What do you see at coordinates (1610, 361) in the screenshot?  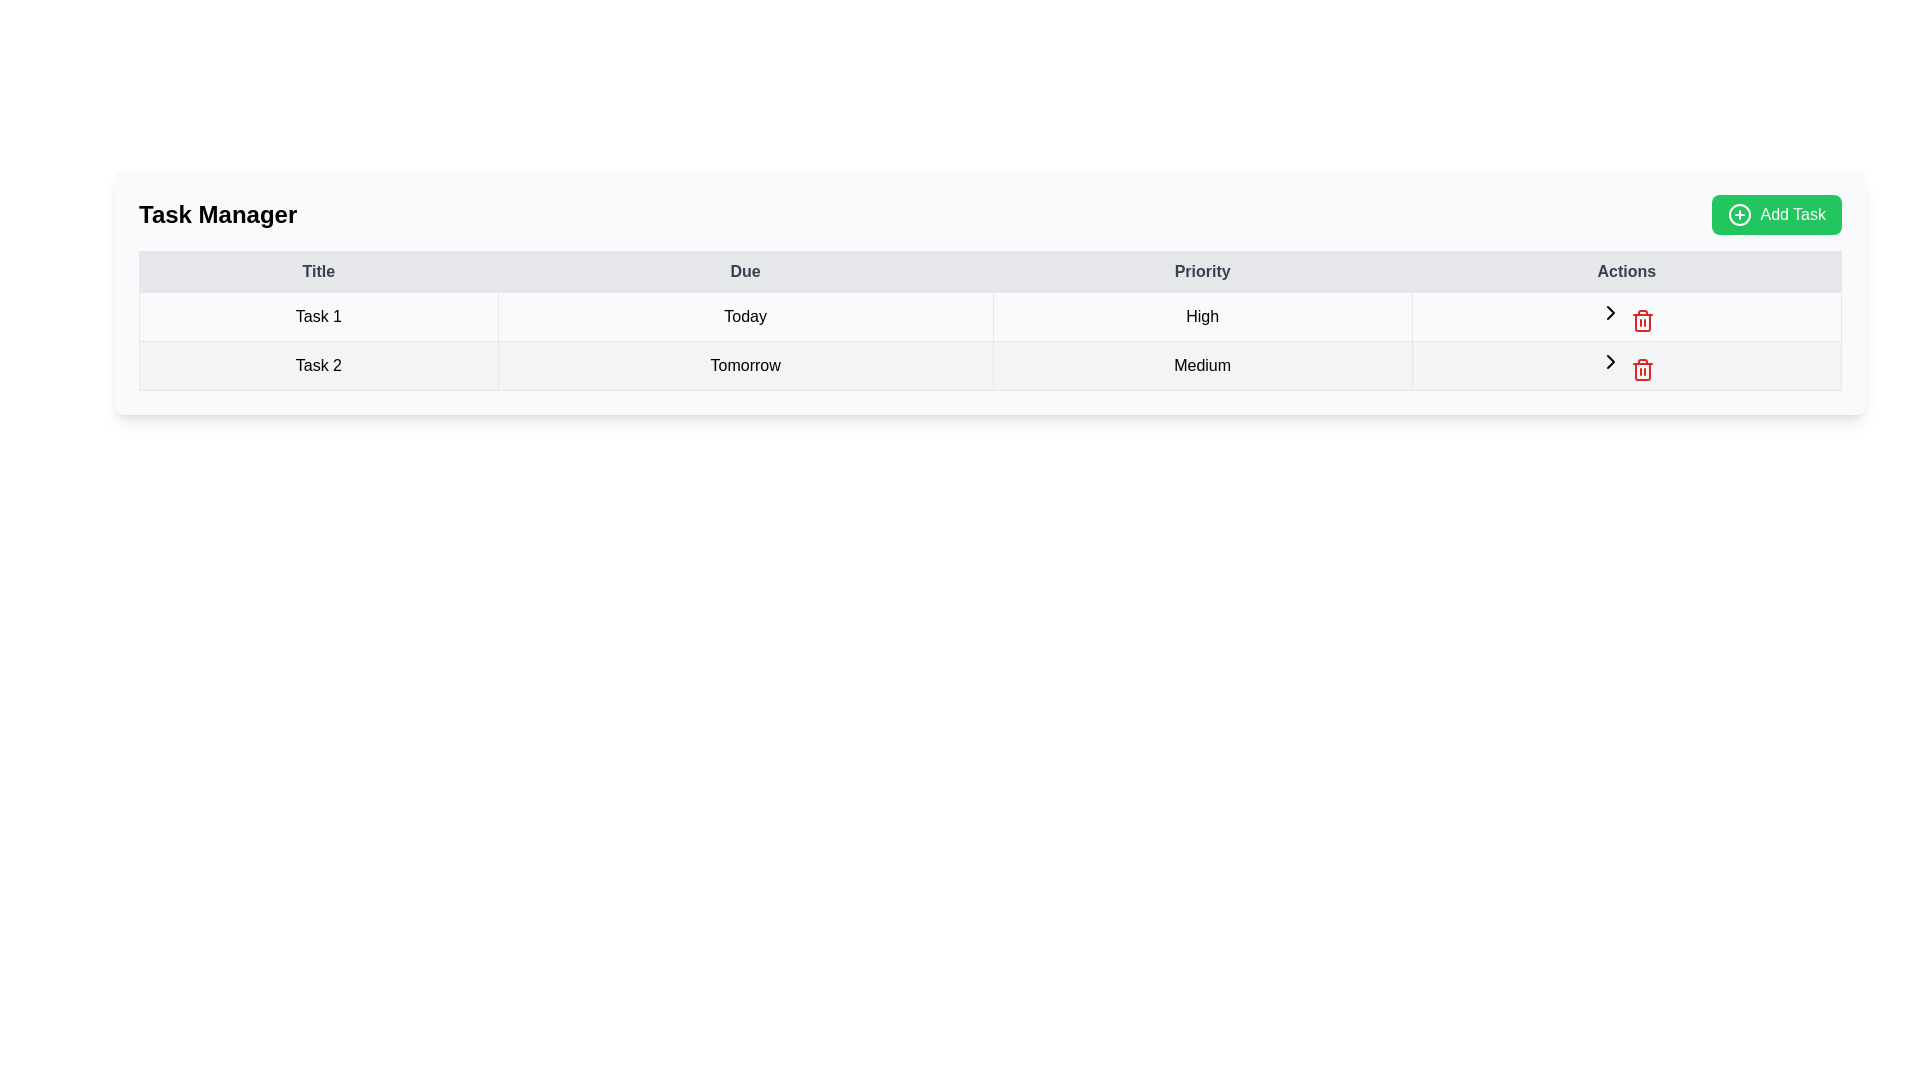 I see `the right-facing chevron icon in the 'Actions' column of the second row in the 'Task Manager' table` at bounding box center [1610, 361].